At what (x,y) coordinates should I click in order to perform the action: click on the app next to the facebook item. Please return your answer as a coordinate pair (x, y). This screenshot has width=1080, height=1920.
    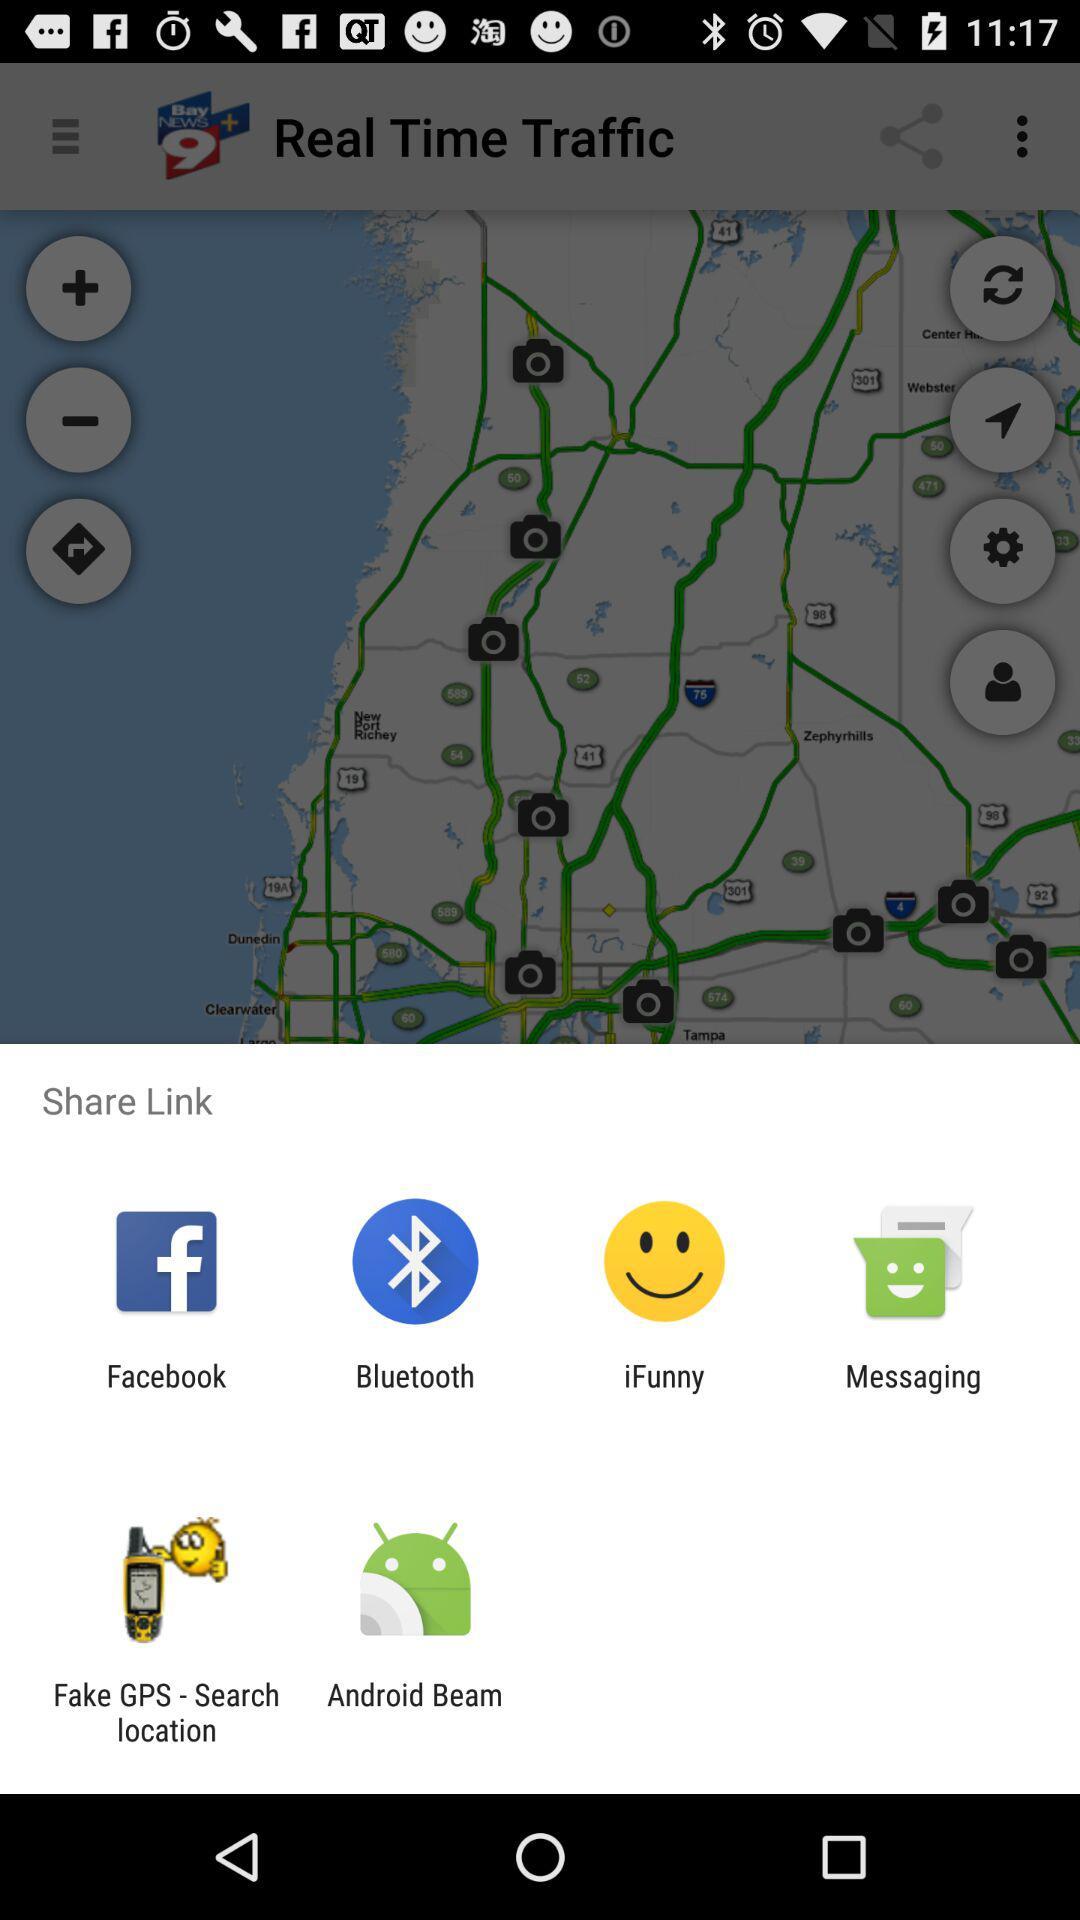
    Looking at the image, I should click on (414, 1392).